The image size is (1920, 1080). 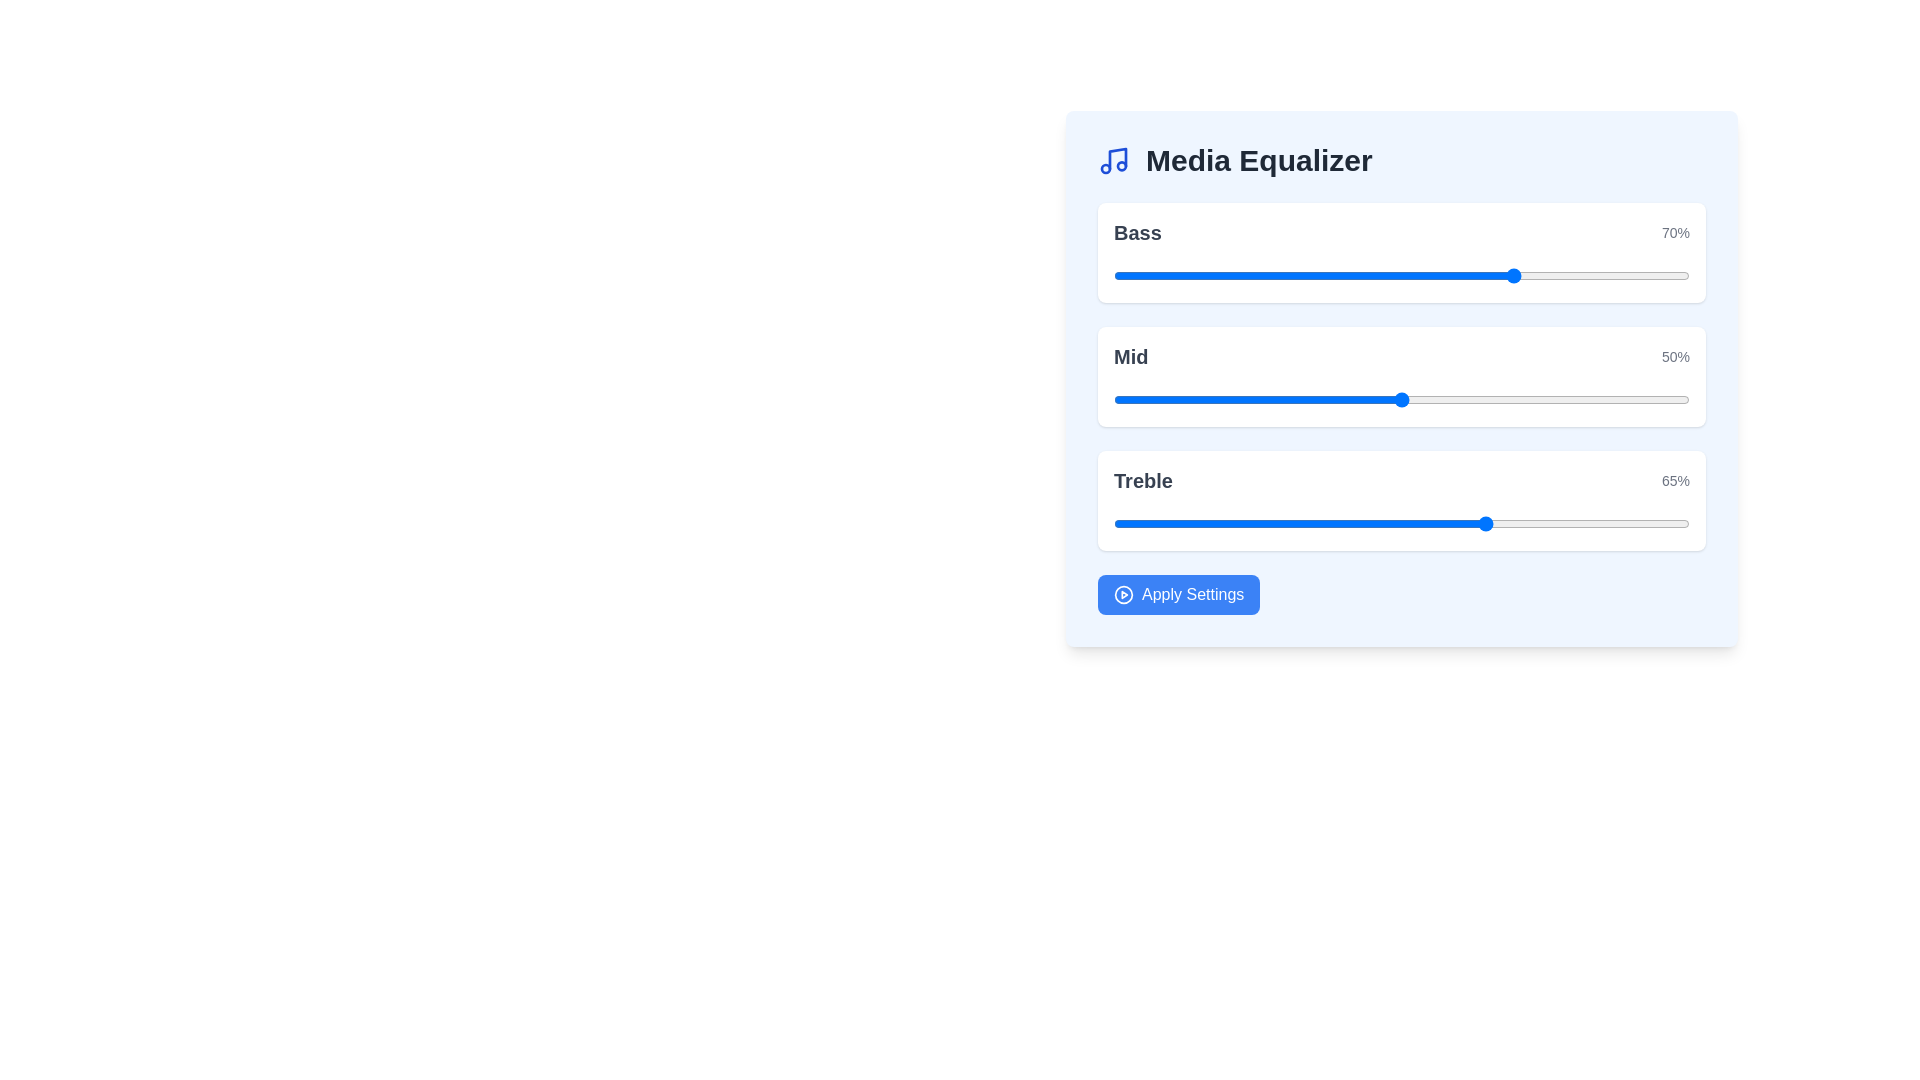 I want to click on the slider, so click(x=1649, y=400).